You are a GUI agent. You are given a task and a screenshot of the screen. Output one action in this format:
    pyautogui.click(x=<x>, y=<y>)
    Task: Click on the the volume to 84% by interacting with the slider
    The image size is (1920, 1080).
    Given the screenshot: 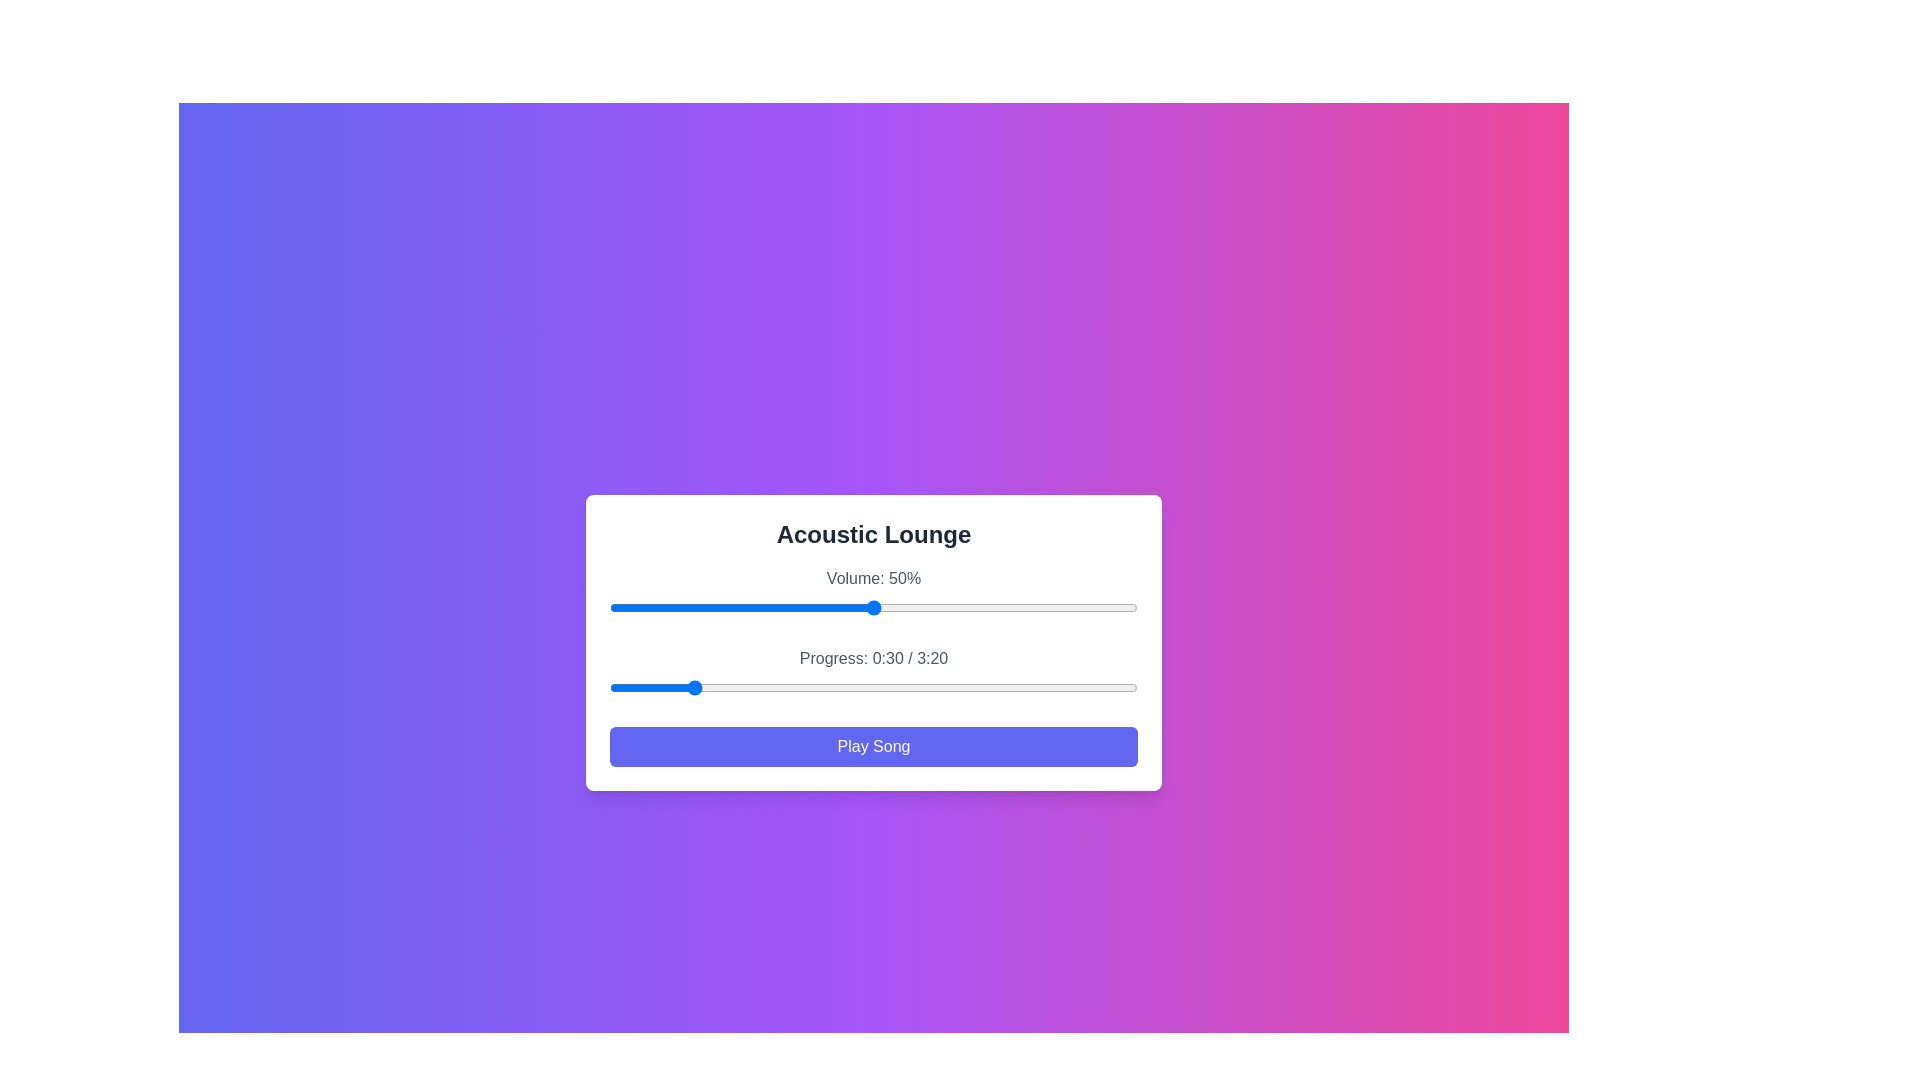 What is the action you would take?
    pyautogui.click(x=1052, y=607)
    